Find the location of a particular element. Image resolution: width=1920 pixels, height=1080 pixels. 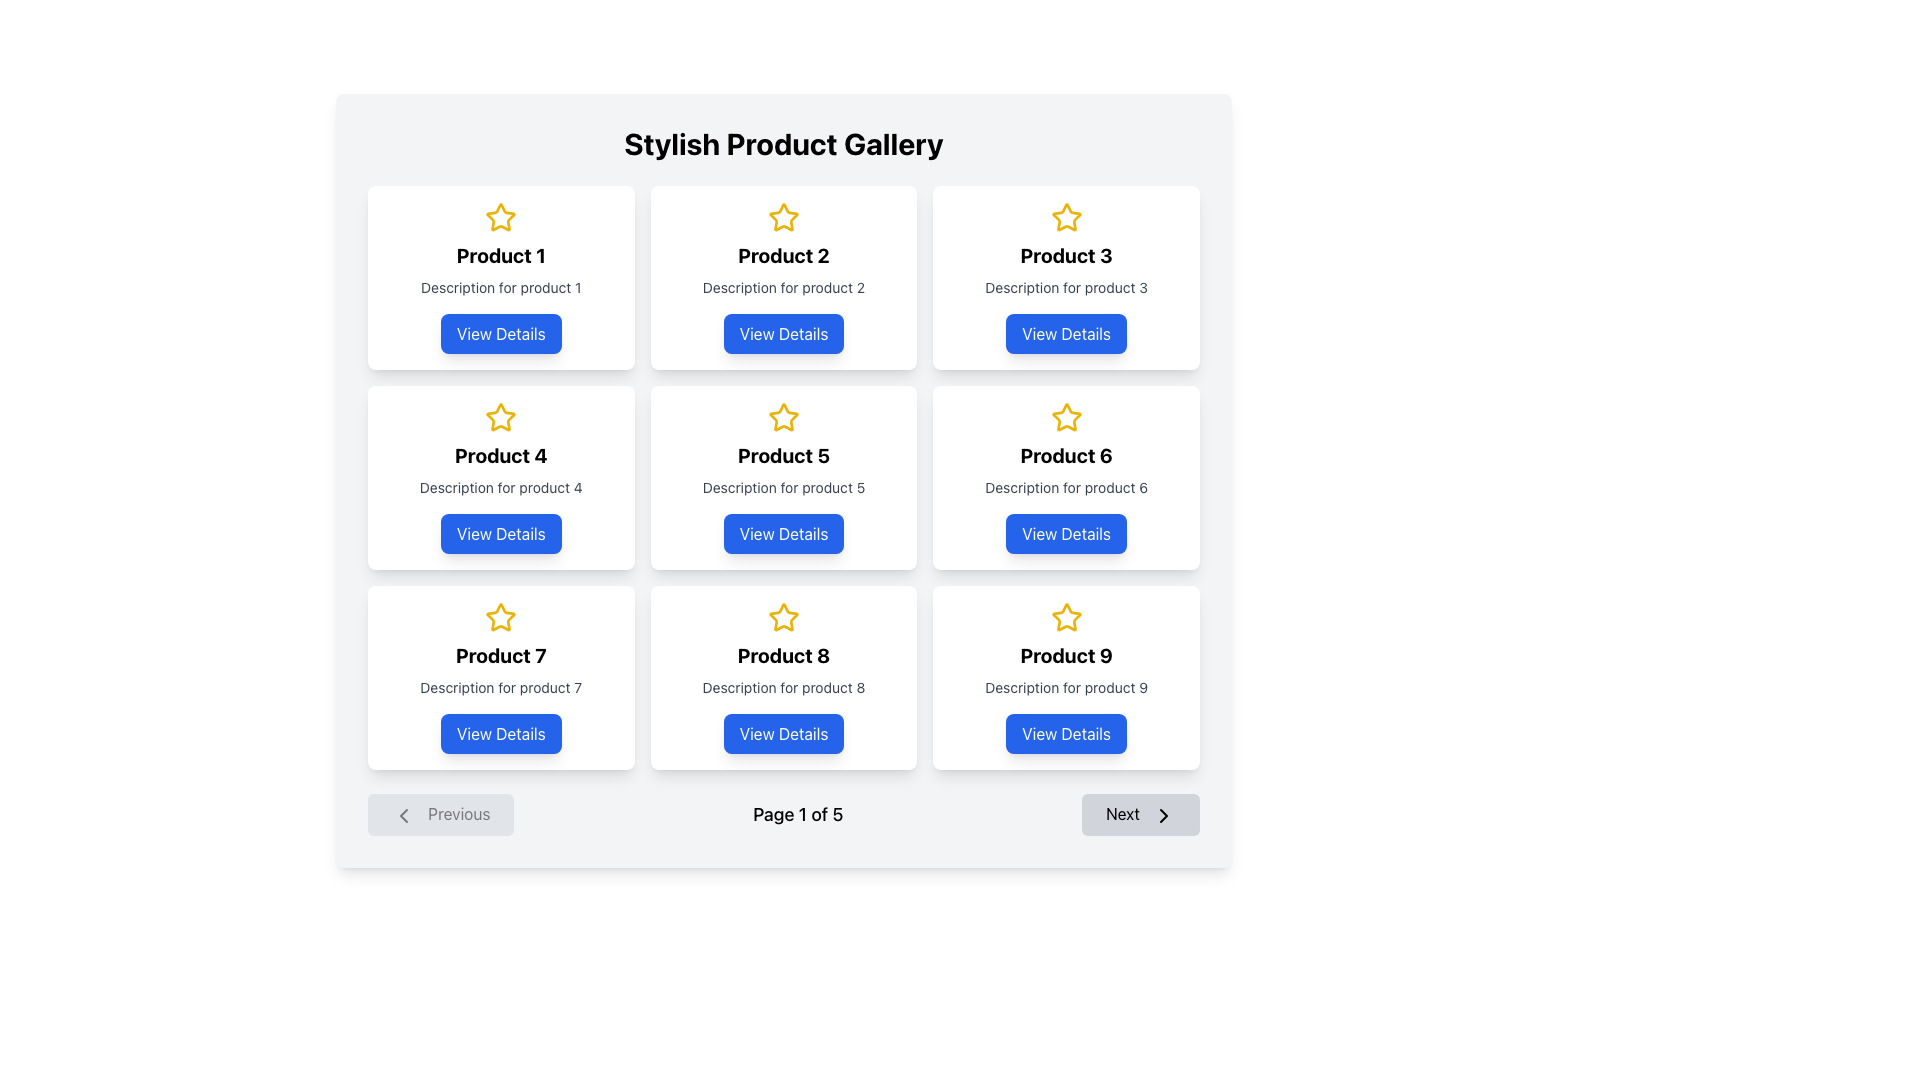

the blue rectangular button labeled 'View Details' for 'Product 4' to change its appearance is located at coordinates (501, 532).